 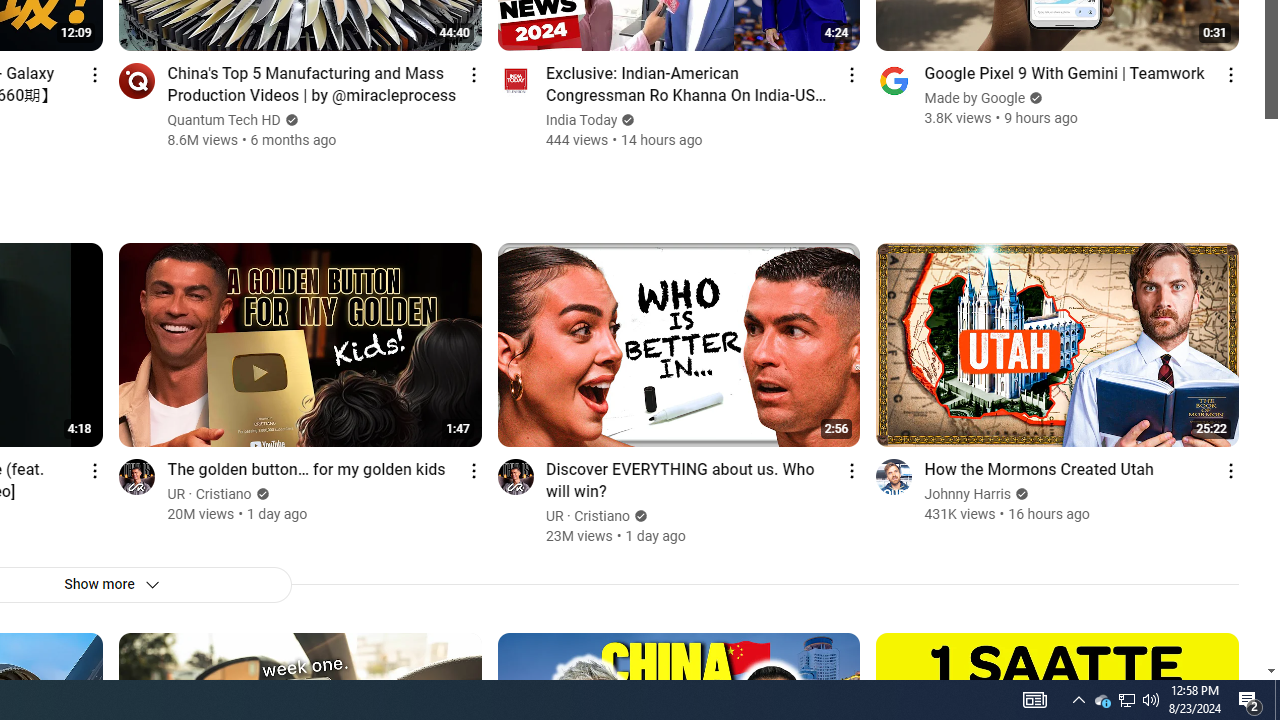 What do you see at coordinates (975, 98) in the screenshot?
I see `'Made by Google'` at bounding box center [975, 98].